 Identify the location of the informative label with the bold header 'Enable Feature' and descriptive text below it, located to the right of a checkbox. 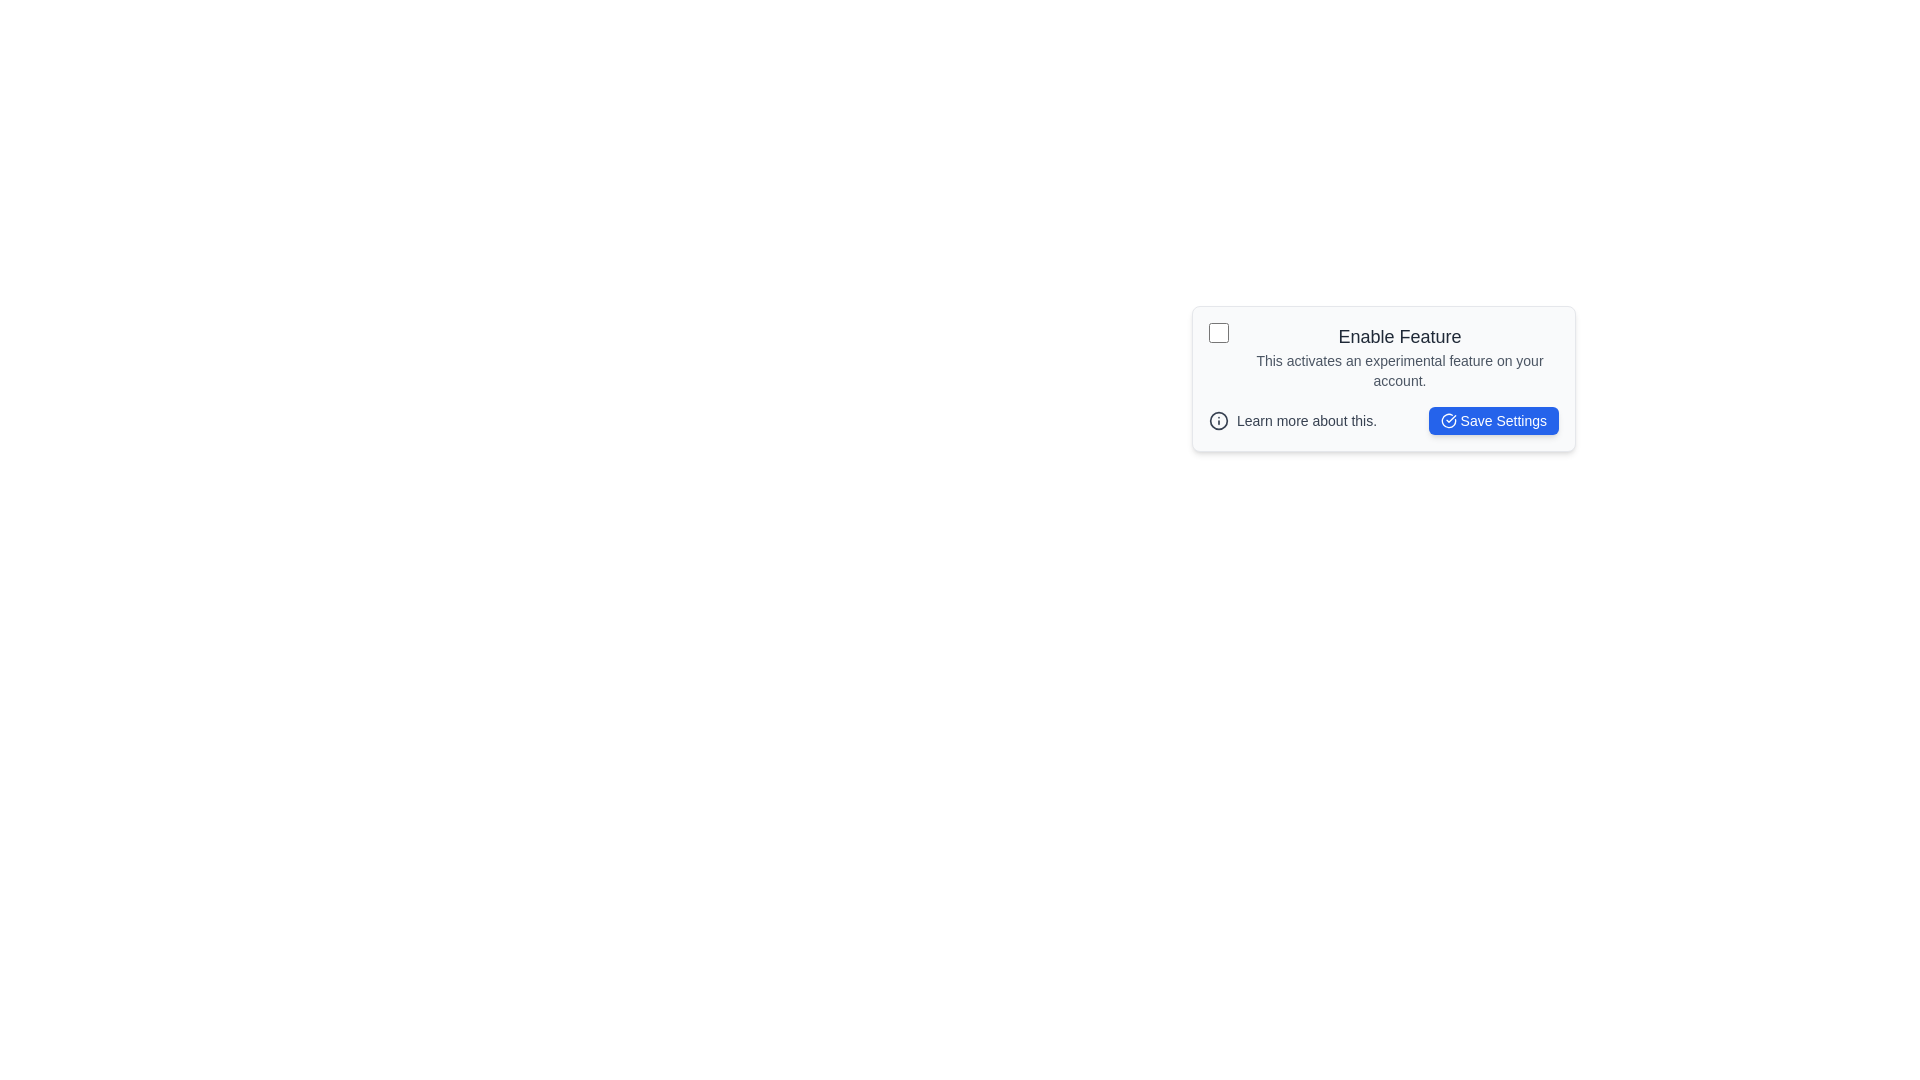
(1399, 356).